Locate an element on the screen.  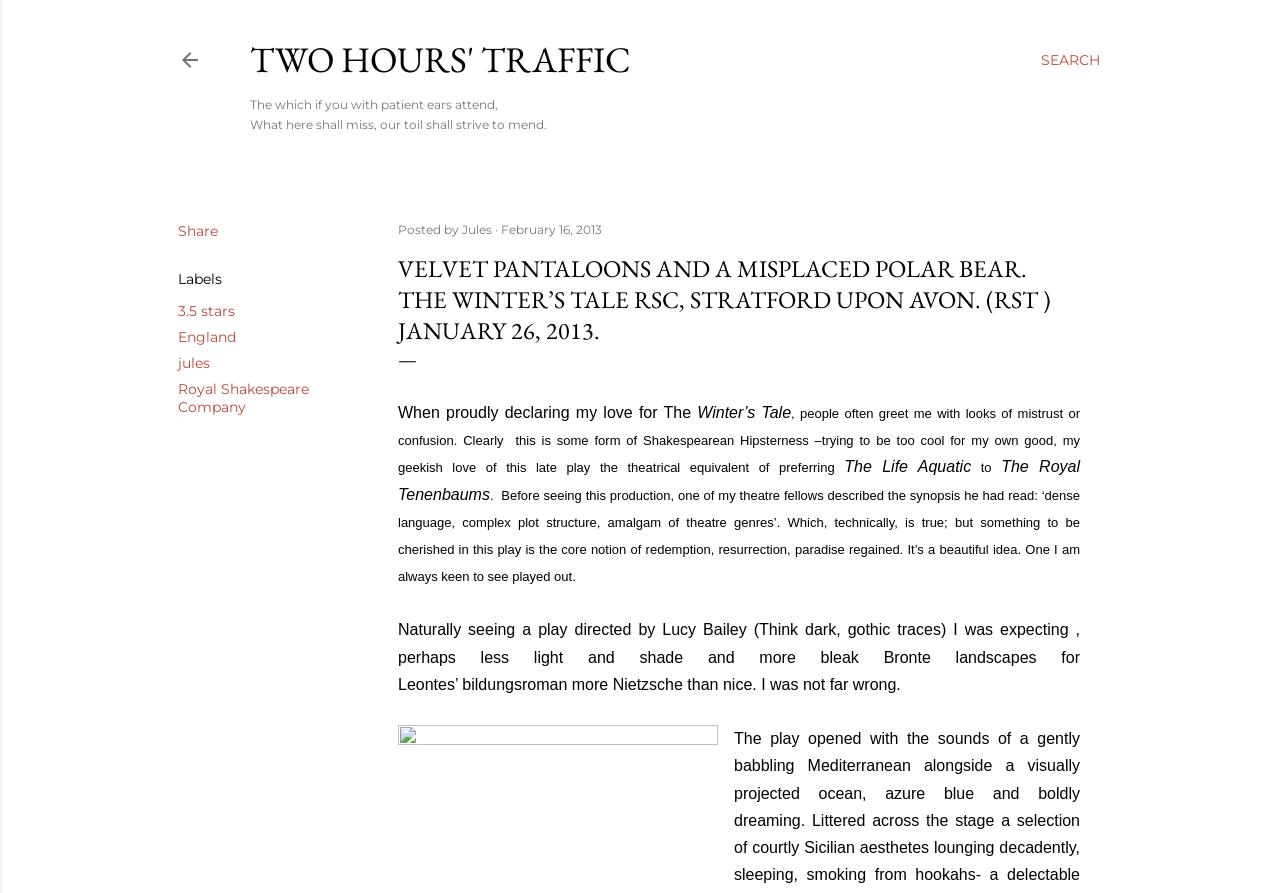
'The Life Aquatic' is located at coordinates (842, 465).